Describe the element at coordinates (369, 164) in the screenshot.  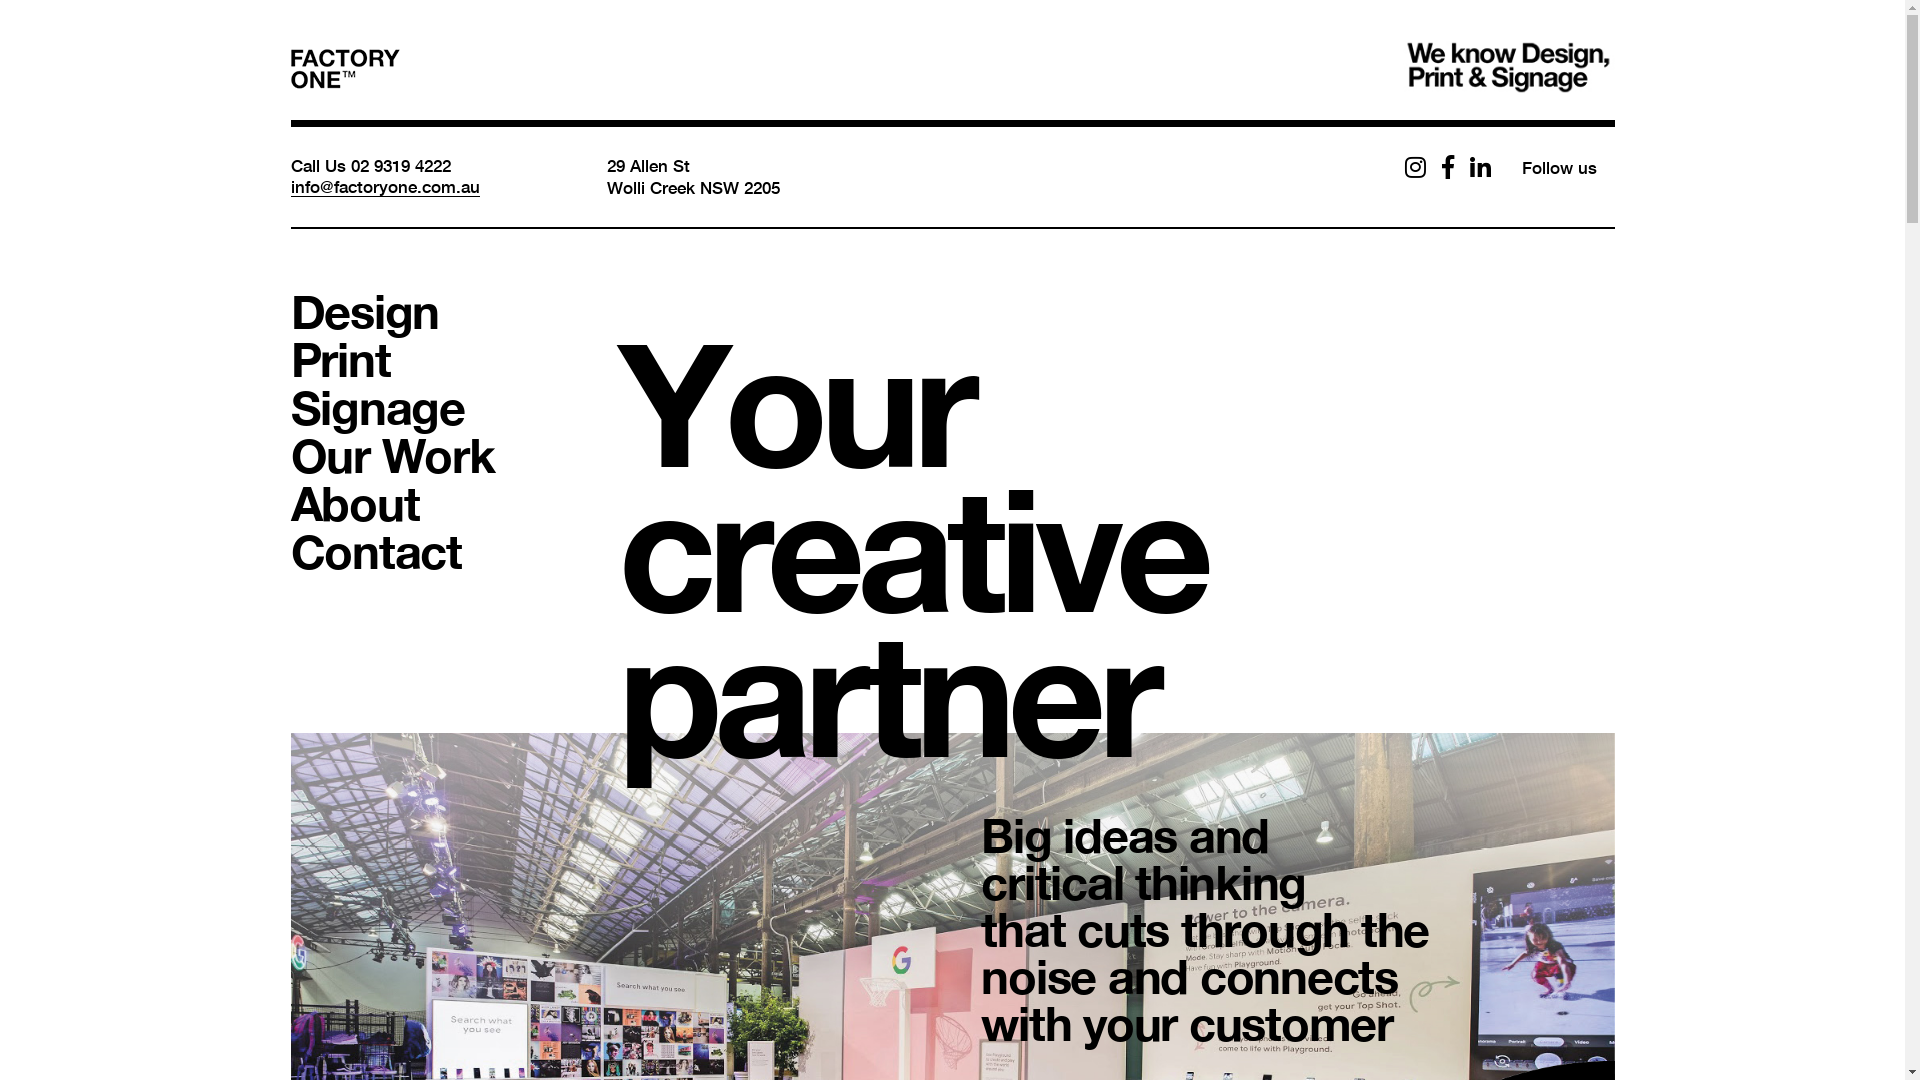
I see `'Call Us 02 9319 4222'` at that location.